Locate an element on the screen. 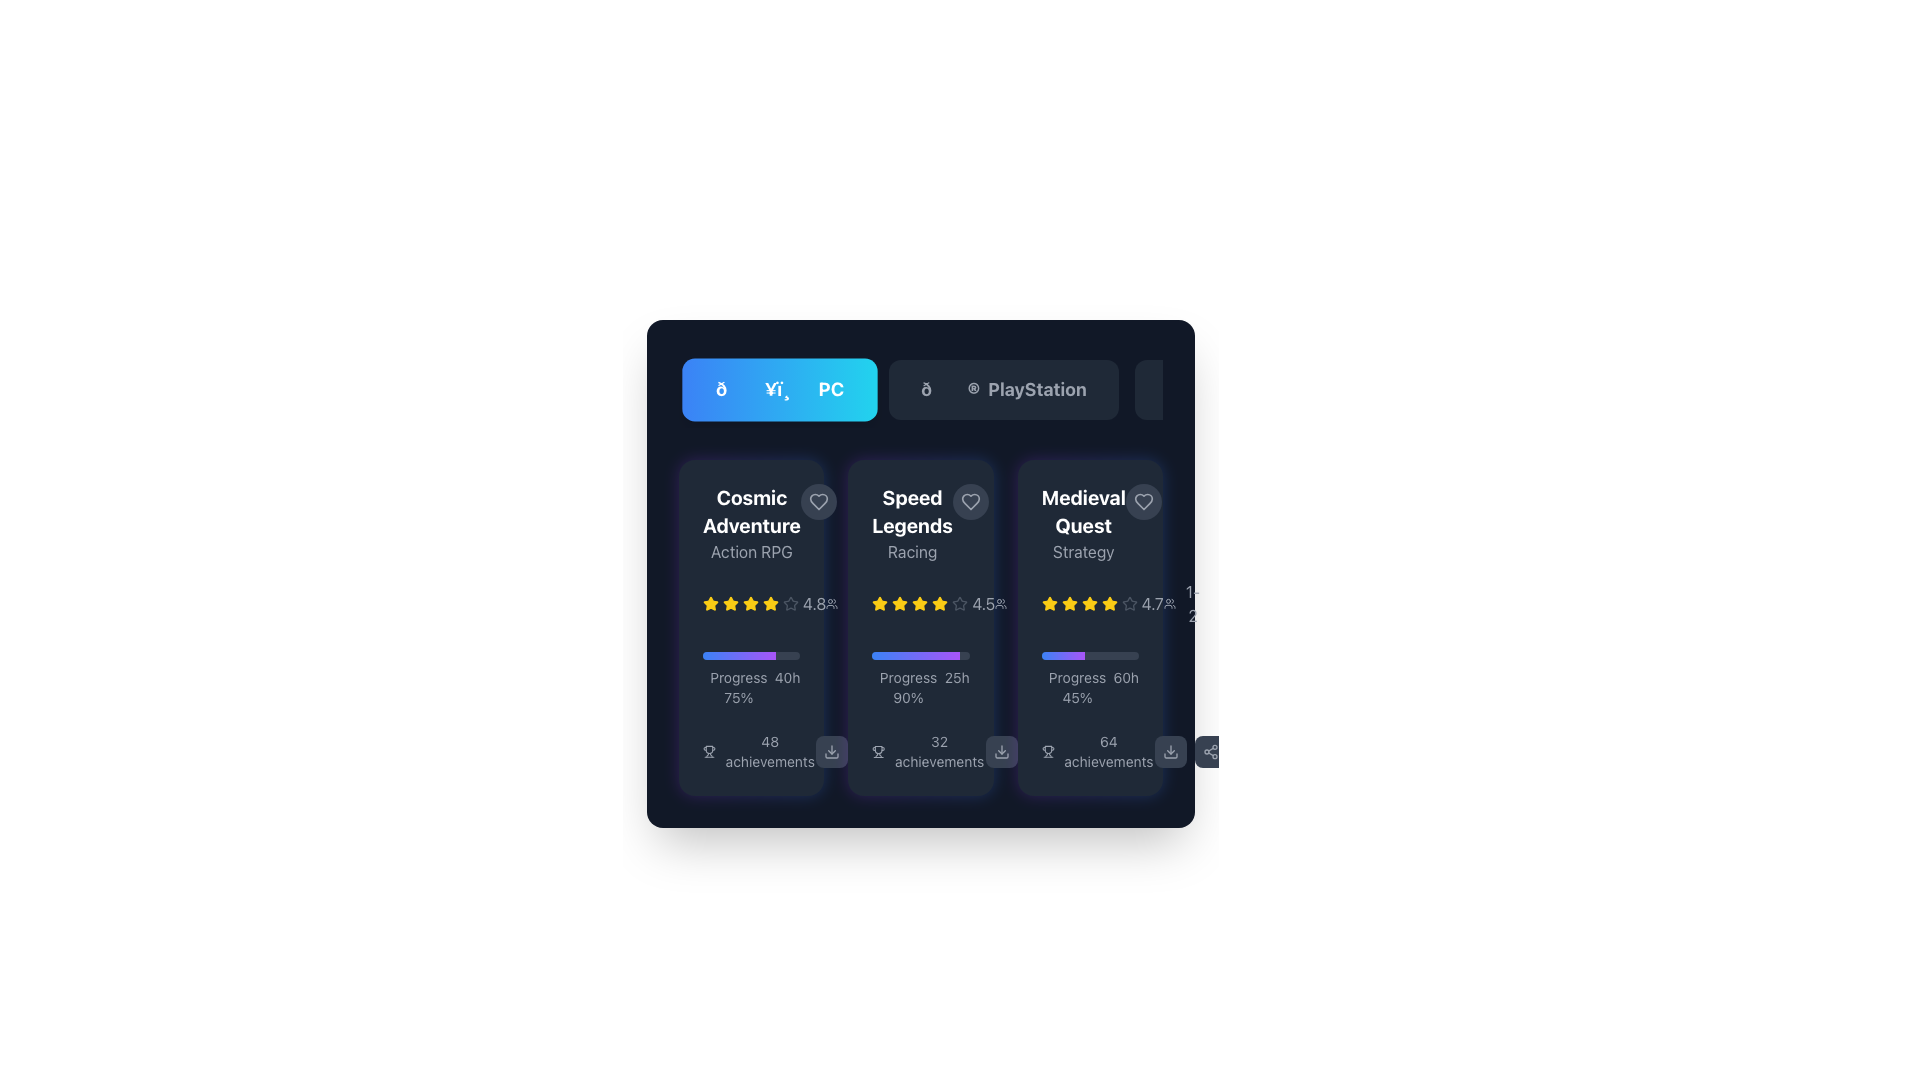 Image resolution: width=1920 pixels, height=1080 pixels. the trophy icon, which is a minimalistic light gray outline next to the '32 achievements' label, located in the second column of the interface grid below the 'Speed Legends' card is located at coordinates (878, 752).